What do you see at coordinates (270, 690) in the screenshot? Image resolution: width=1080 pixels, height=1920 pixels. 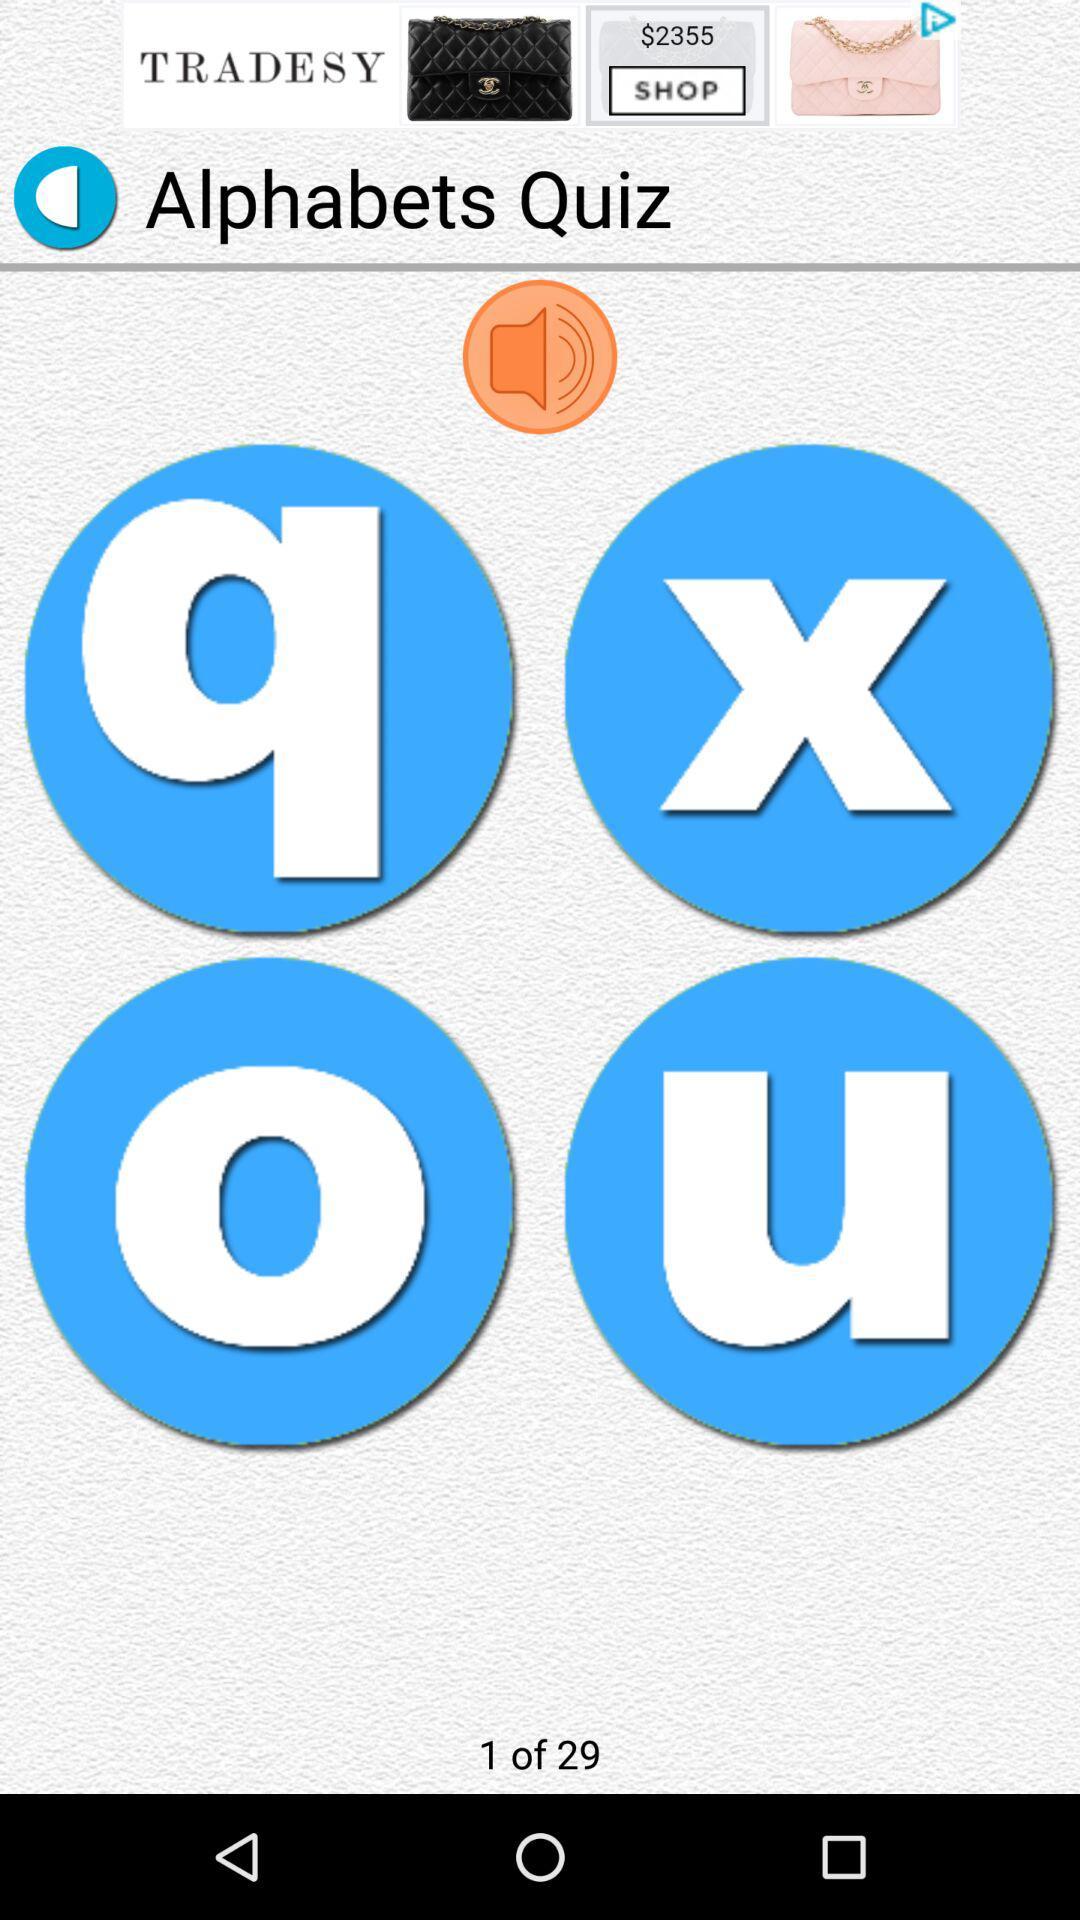 I see `alphabets quiz with q` at bounding box center [270, 690].